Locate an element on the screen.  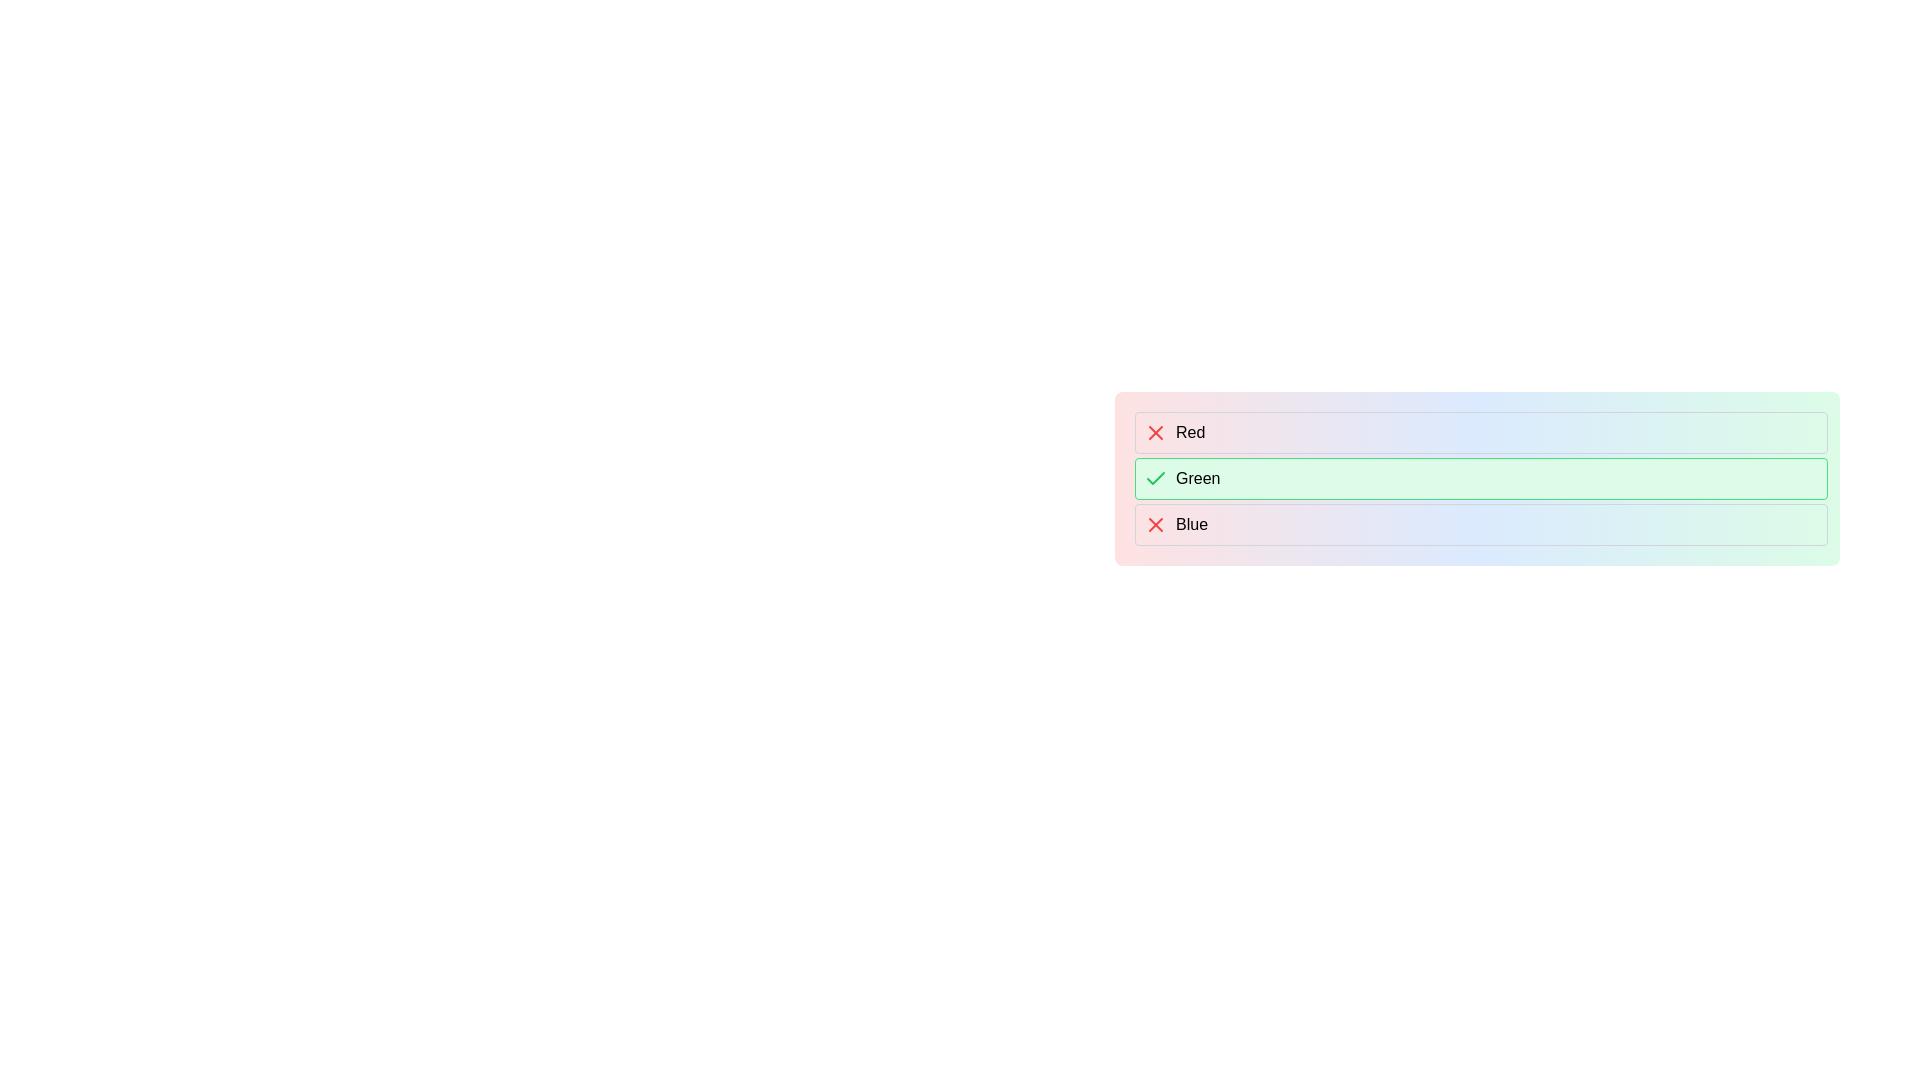
the check icon located within the green rectangle that signifies the selection of the 'Green' option, positioned to the left of the text 'Green' is located at coordinates (1156, 478).